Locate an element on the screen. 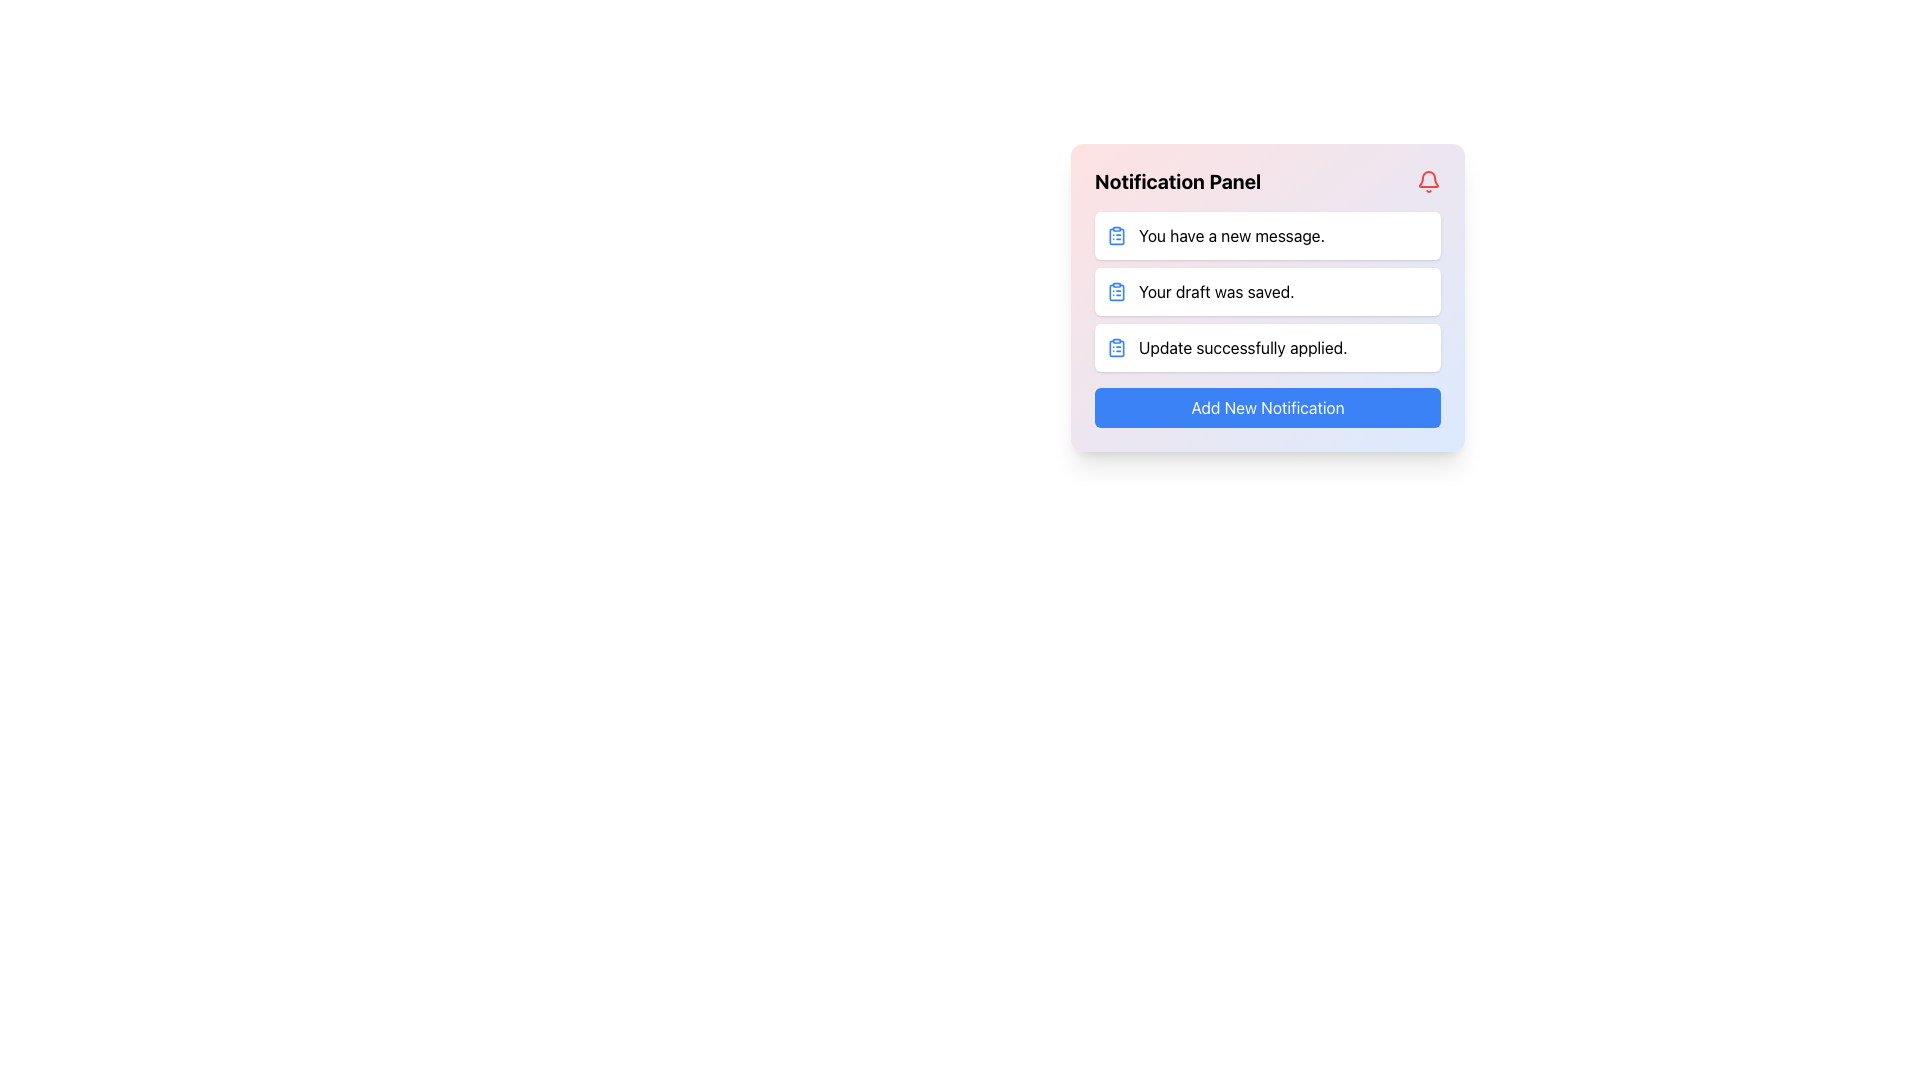 The height and width of the screenshot is (1080, 1920). title label of the notification card located in the top-left corner of the card's header section, positioned to the left of the bell-shaped icon is located at coordinates (1178, 181).